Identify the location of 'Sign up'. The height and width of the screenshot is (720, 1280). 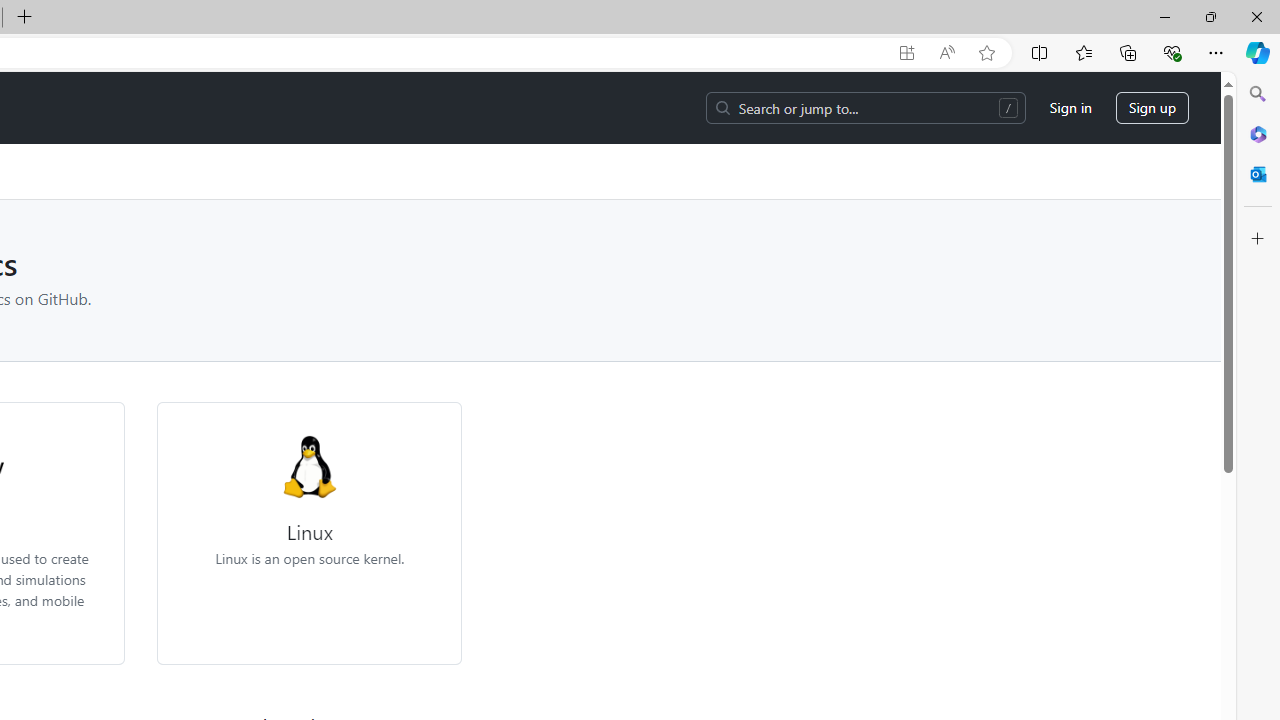
(1152, 108).